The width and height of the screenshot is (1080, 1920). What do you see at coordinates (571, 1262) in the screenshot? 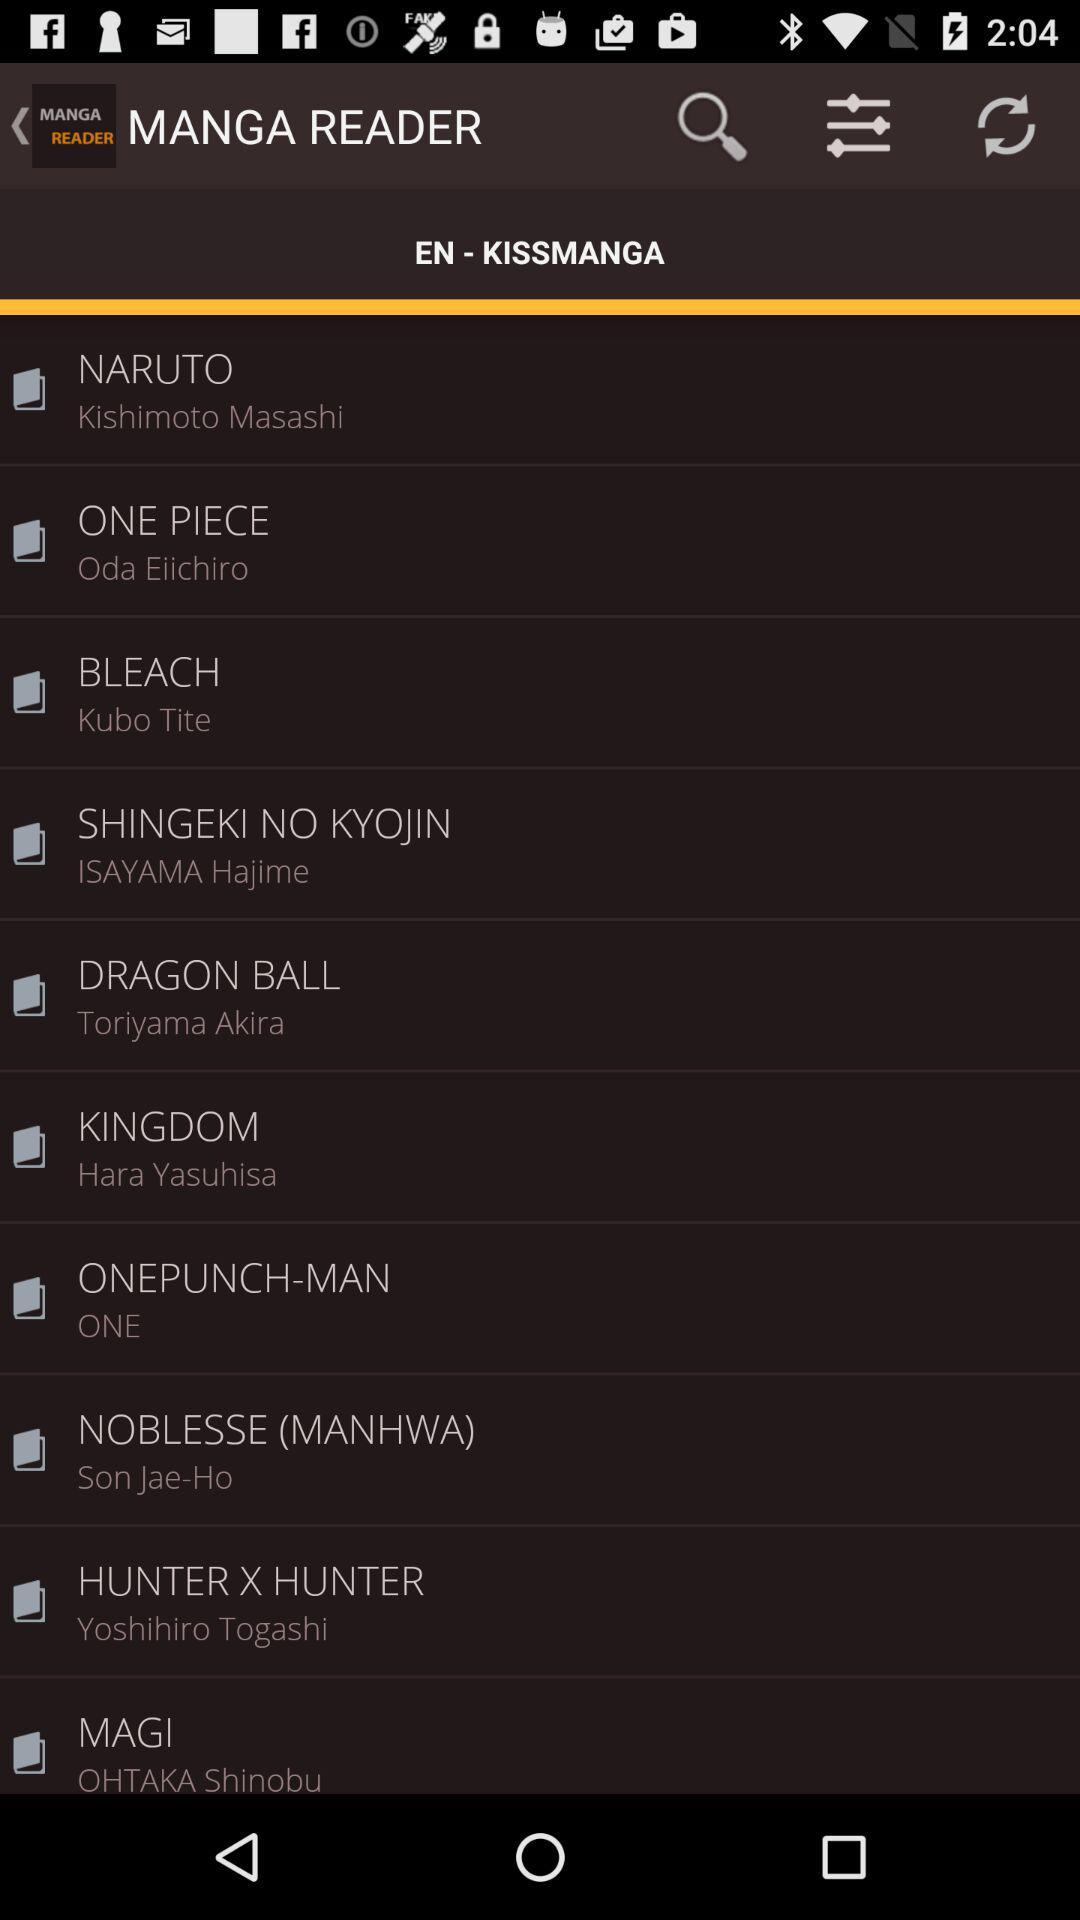
I see `onepunch-man icon` at bounding box center [571, 1262].